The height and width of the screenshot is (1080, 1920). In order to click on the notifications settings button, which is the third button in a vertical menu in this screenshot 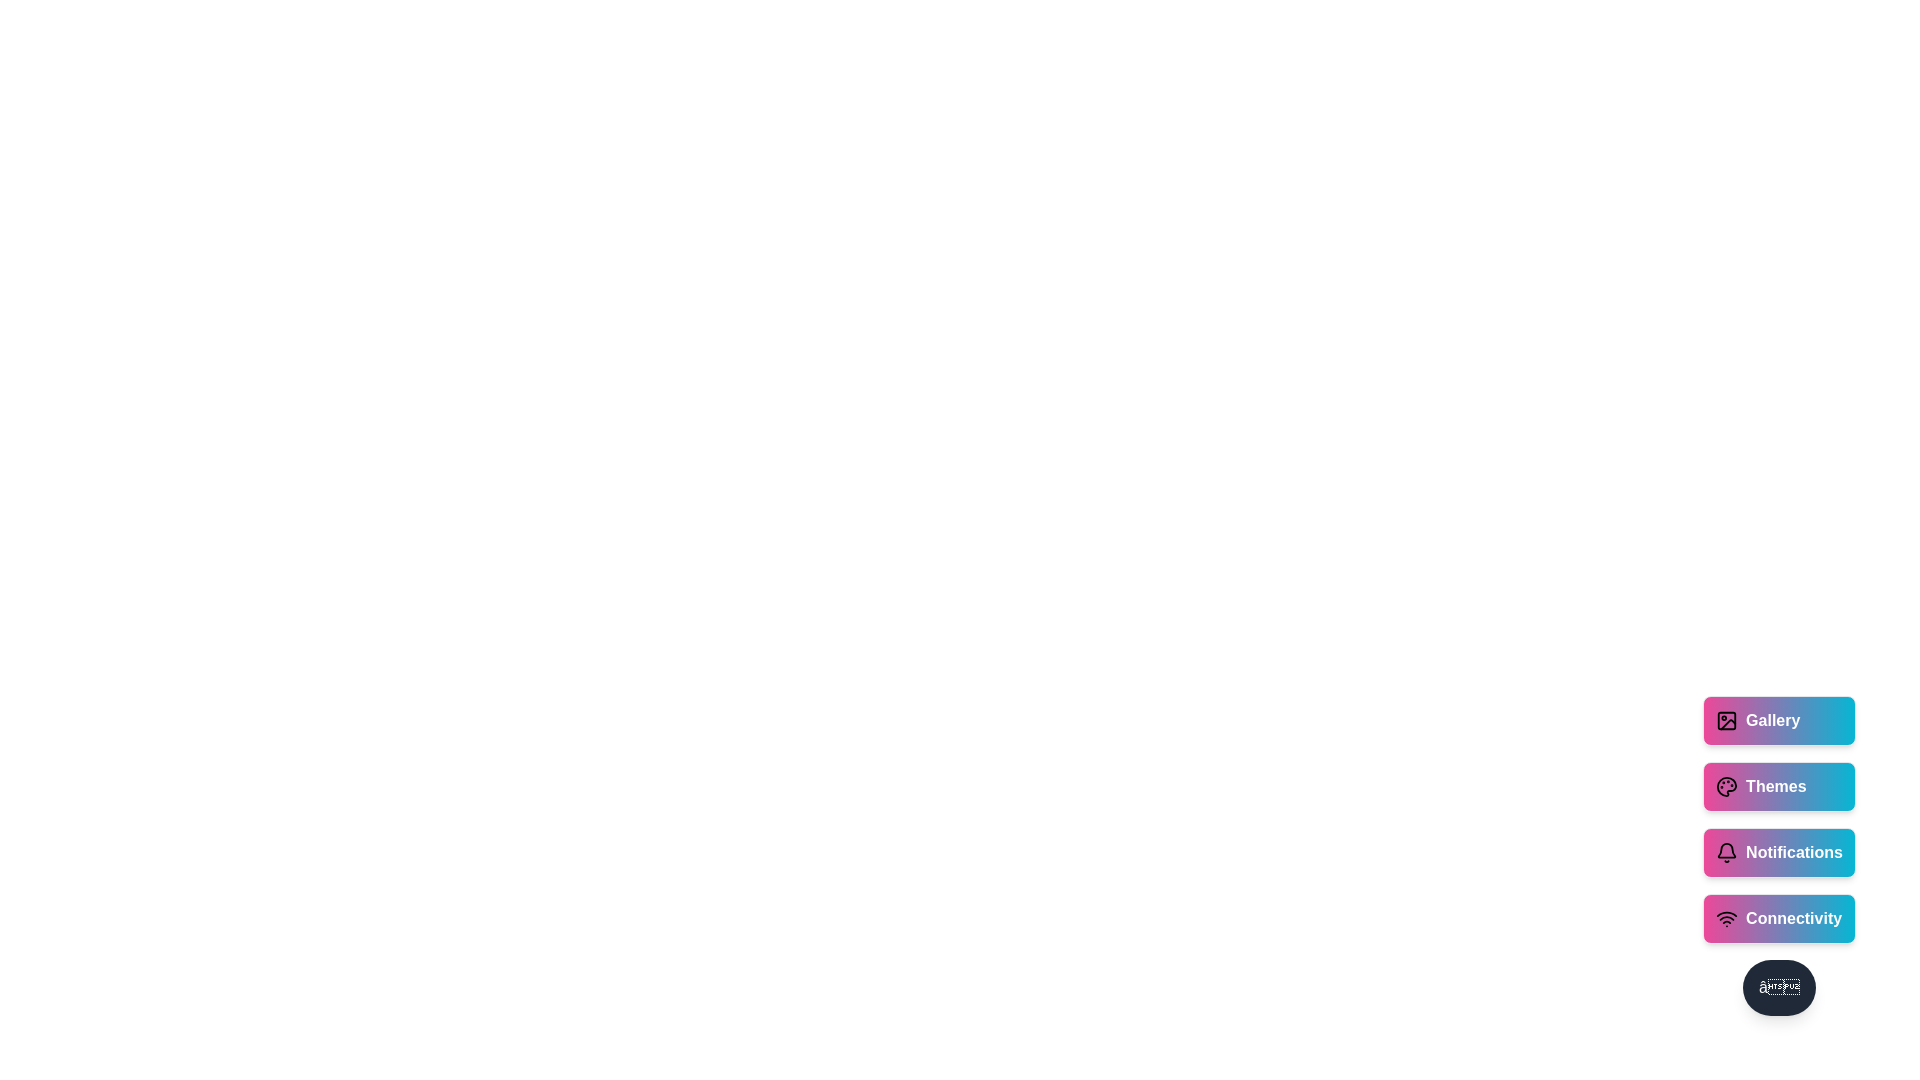, I will do `click(1779, 828)`.